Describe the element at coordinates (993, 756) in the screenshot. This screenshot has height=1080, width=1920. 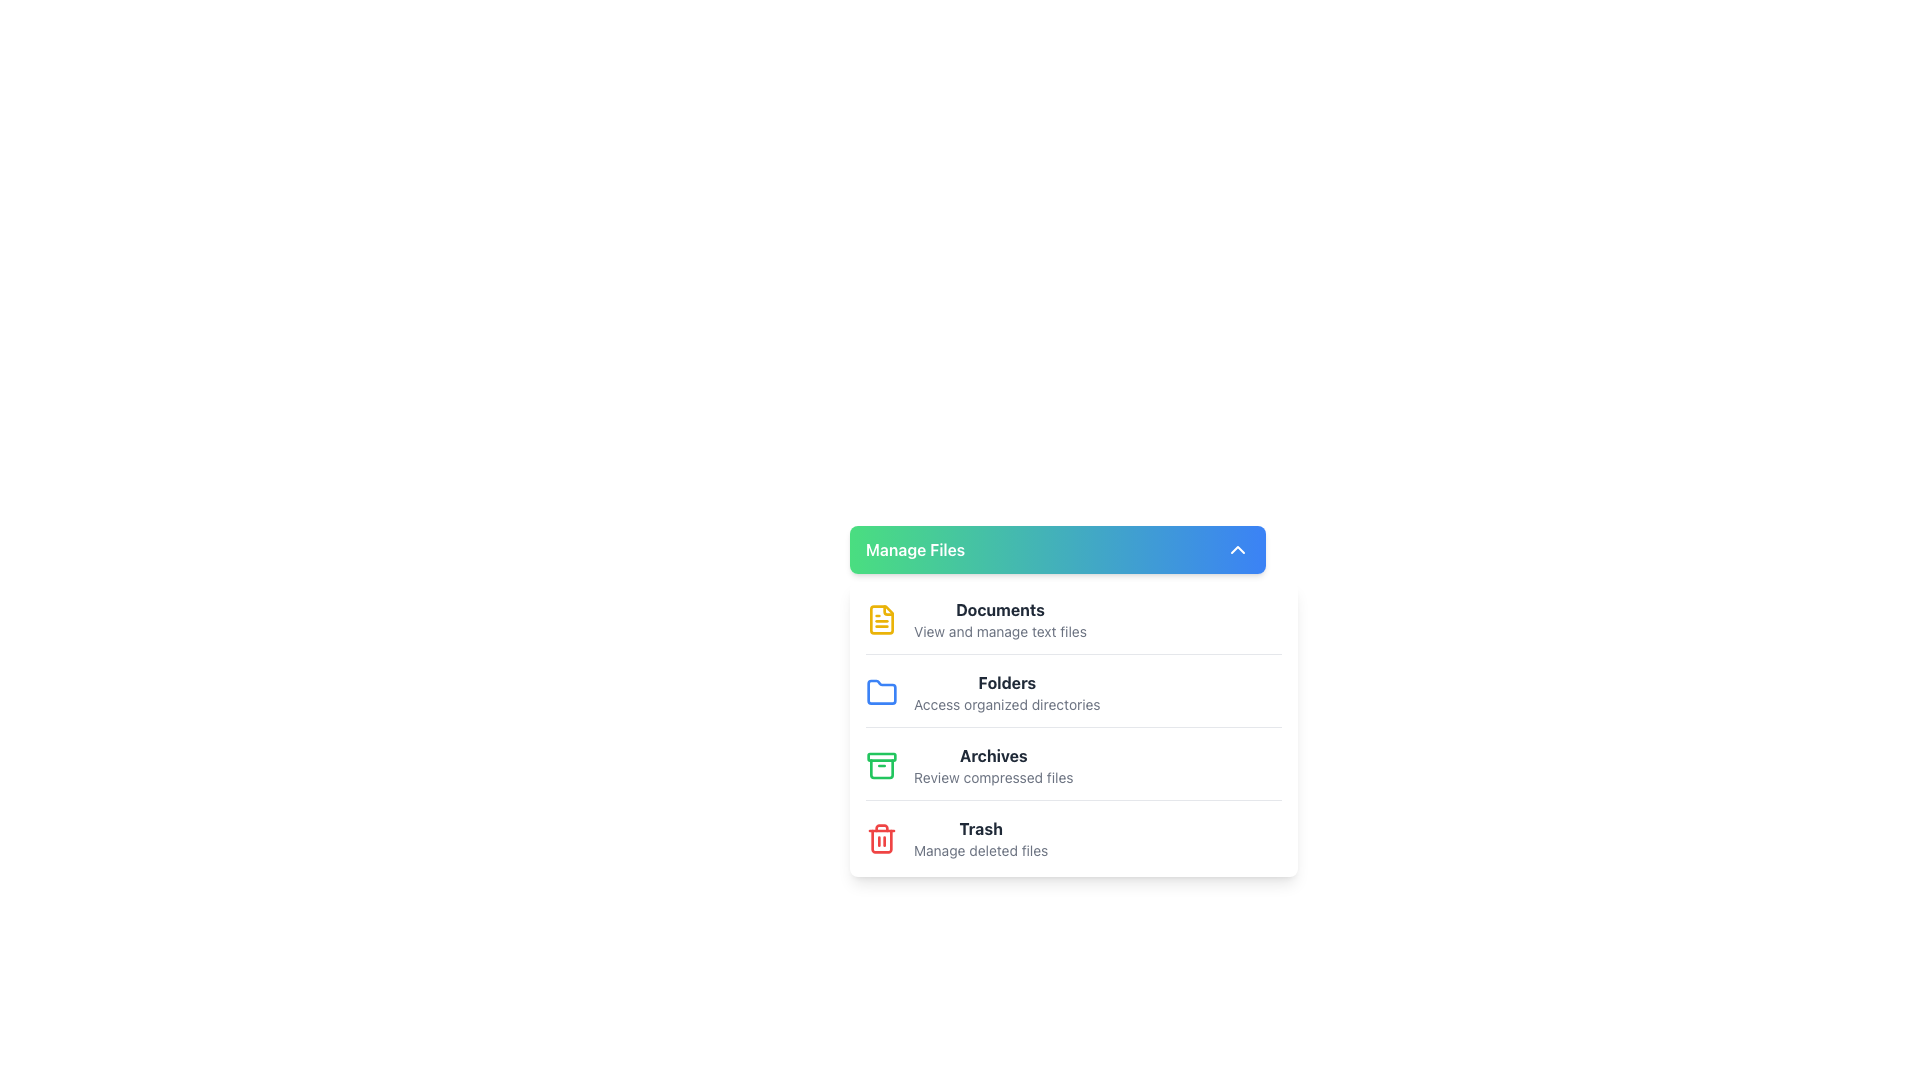
I see `the 'Archives' text label, which is the third item in the 'Manage Files' section, located below 'Folders' and above 'Trash'` at that location.